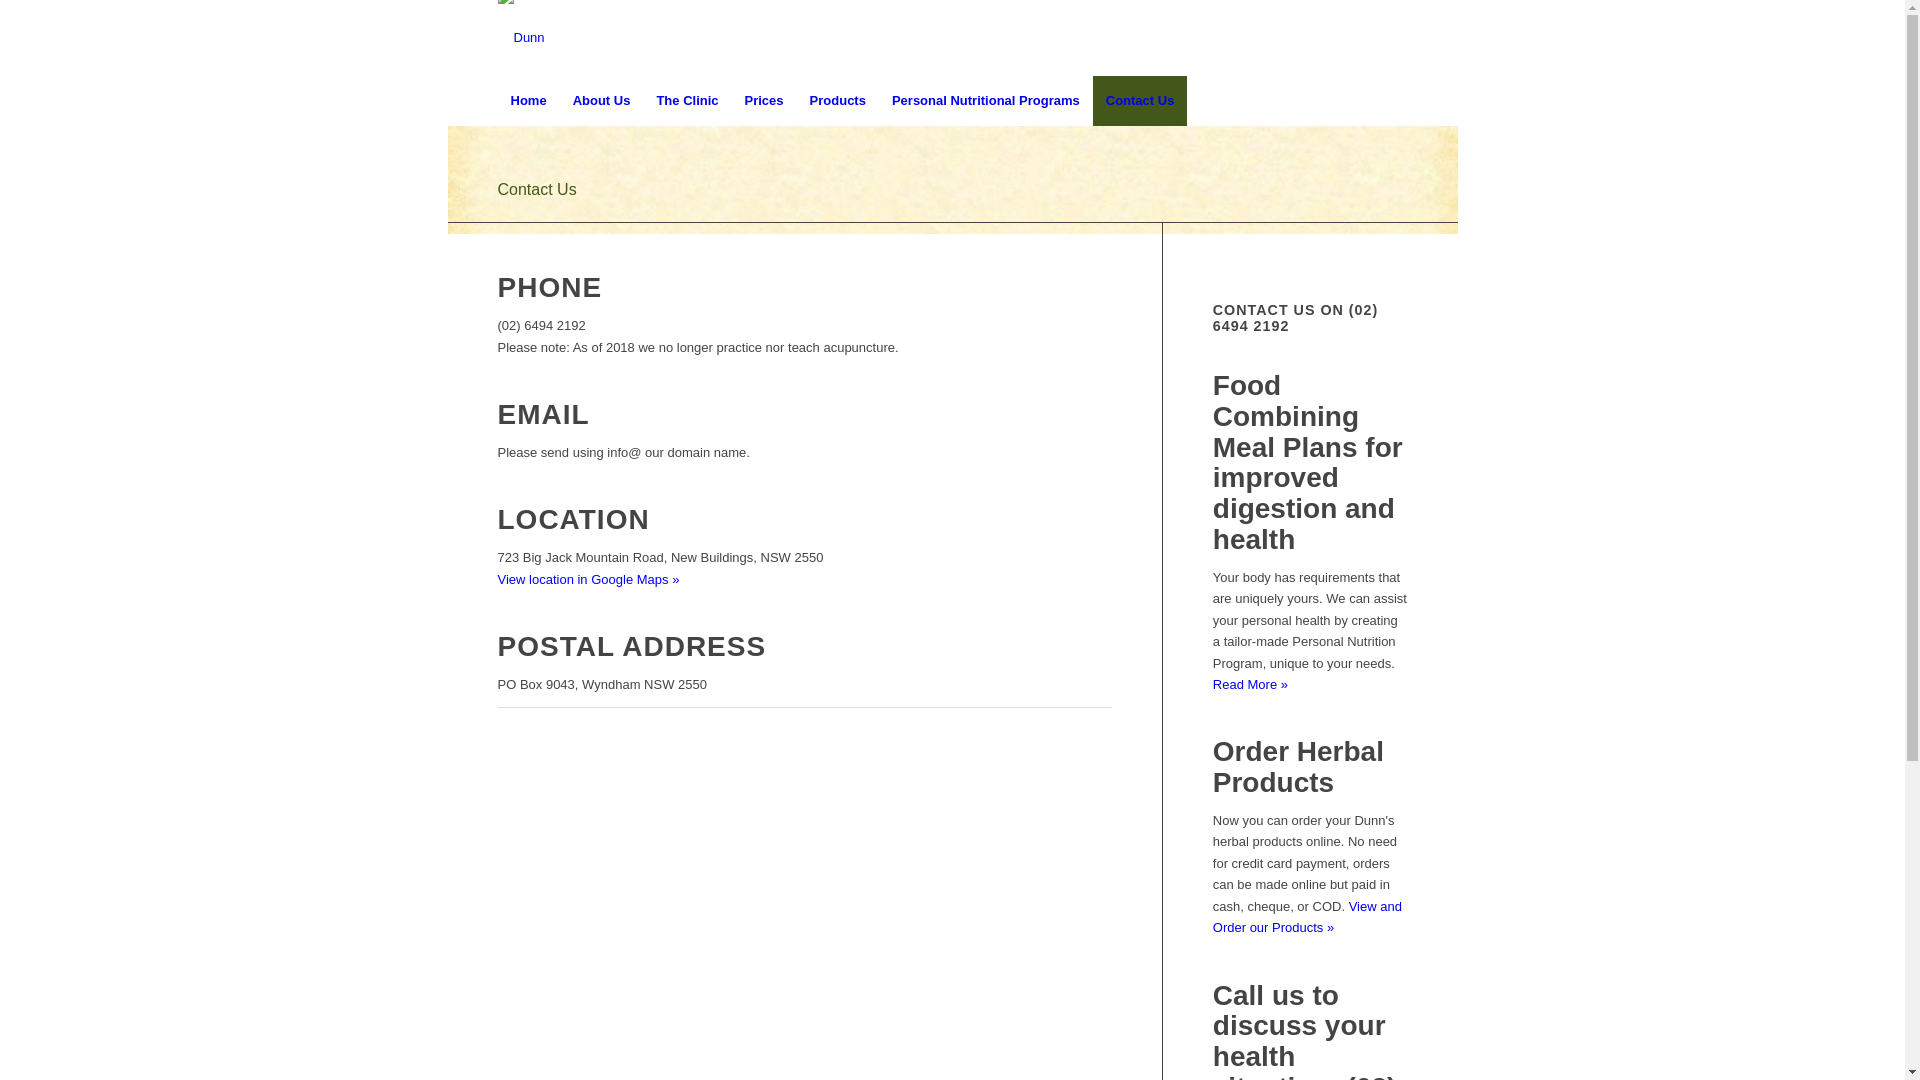 The height and width of the screenshot is (1080, 1920). Describe the element at coordinates (537, 189) in the screenshot. I see `'Contact Us'` at that location.